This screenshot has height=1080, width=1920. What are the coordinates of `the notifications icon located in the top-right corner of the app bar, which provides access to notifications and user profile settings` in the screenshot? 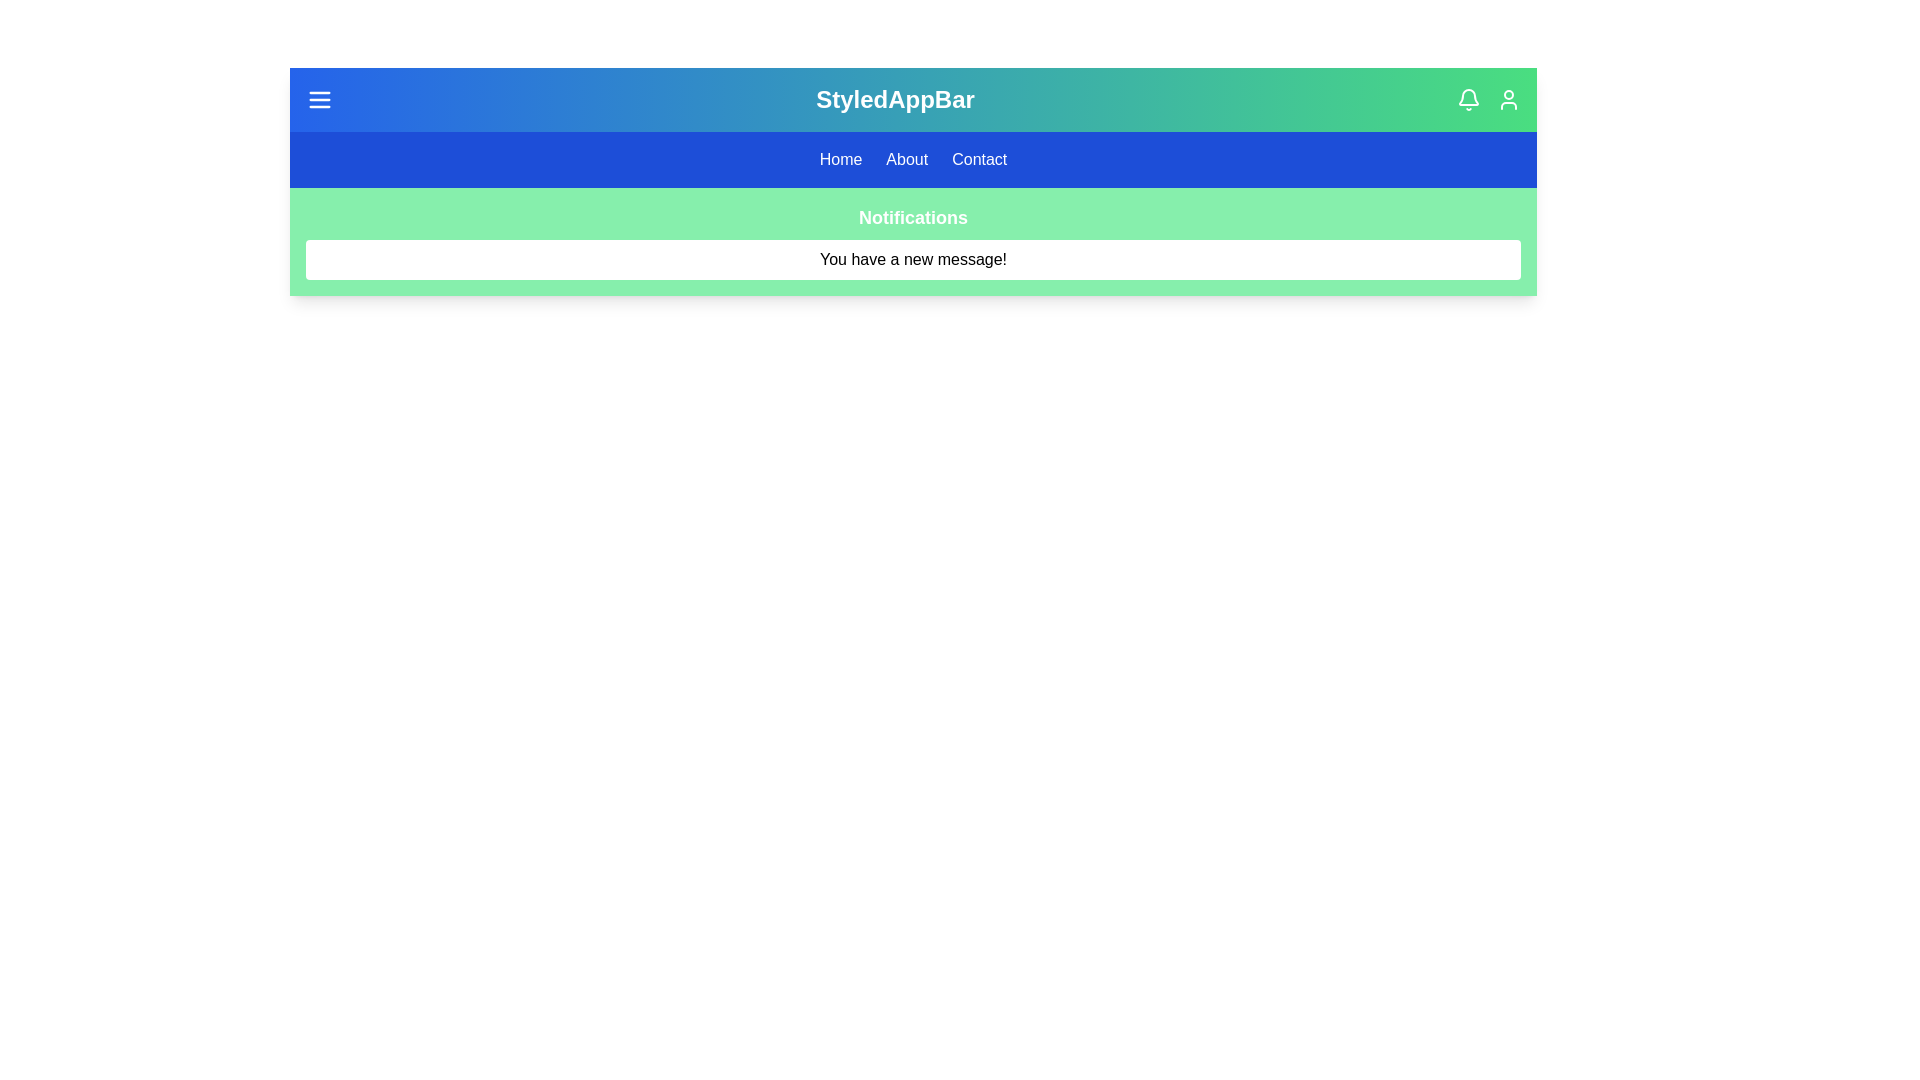 It's located at (1488, 100).